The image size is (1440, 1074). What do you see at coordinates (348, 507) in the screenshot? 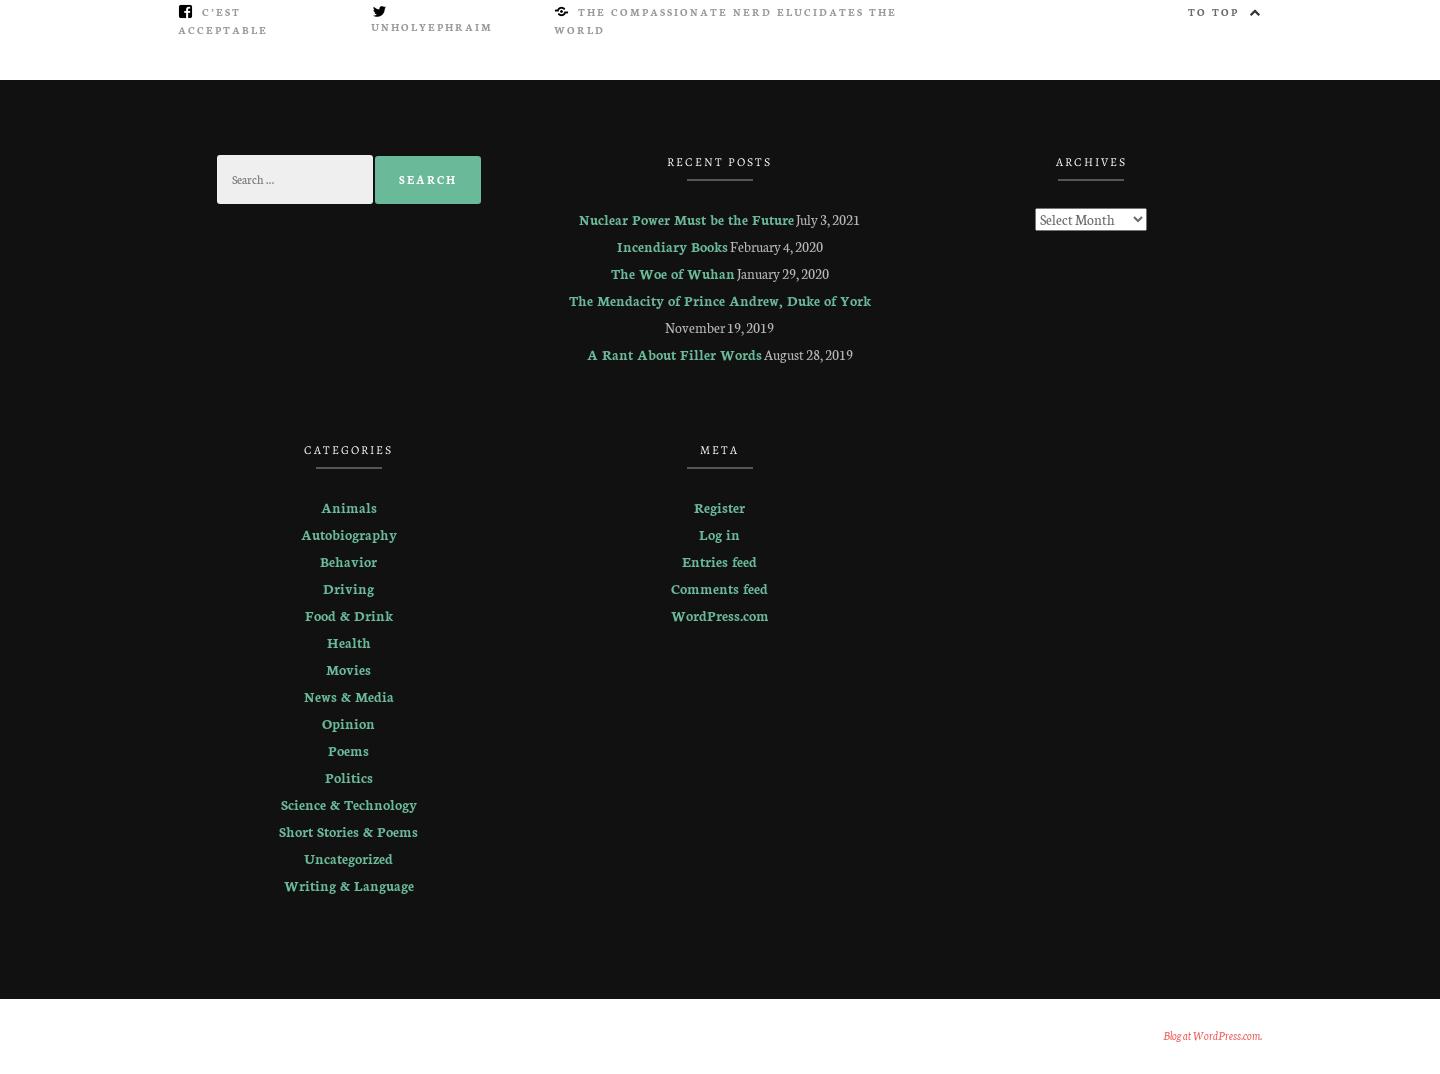
I see `'Animals'` at bounding box center [348, 507].